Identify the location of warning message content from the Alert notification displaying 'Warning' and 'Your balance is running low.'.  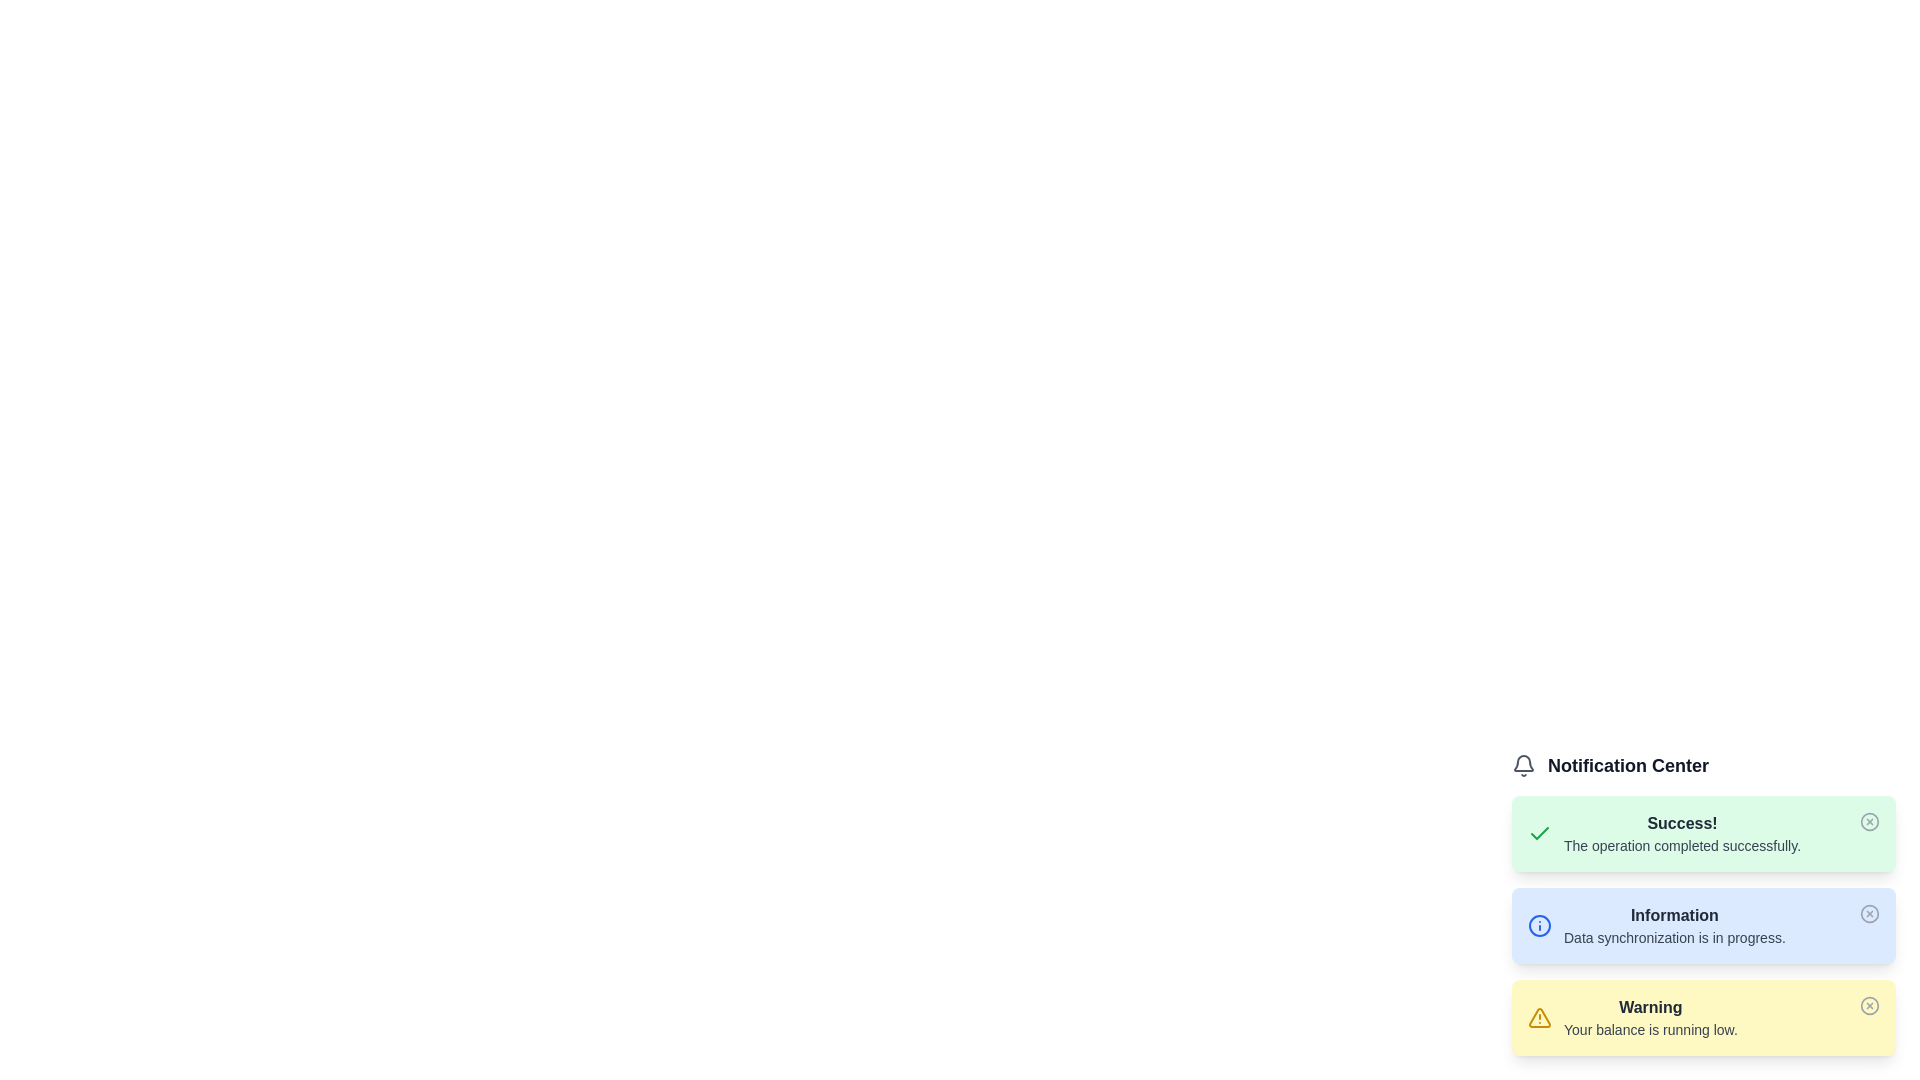
(1650, 1018).